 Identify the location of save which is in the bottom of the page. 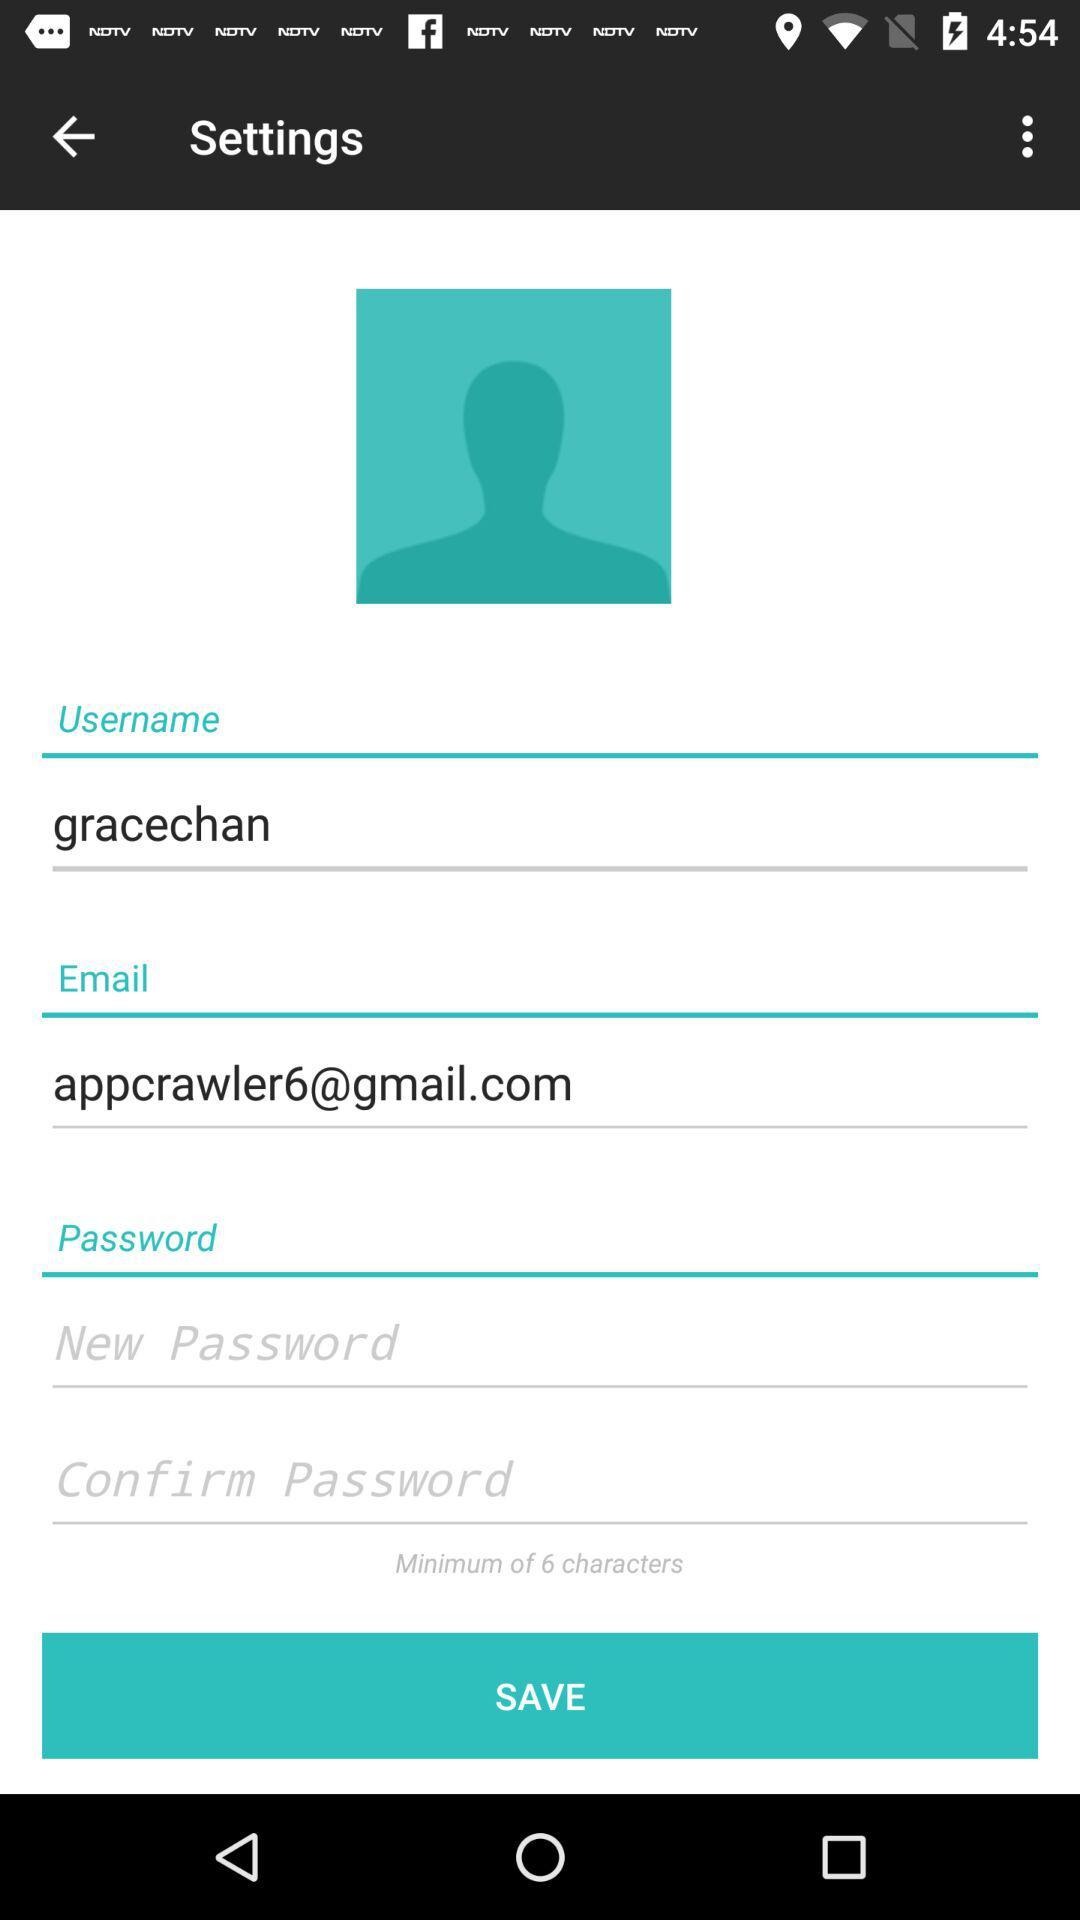
(540, 1694).